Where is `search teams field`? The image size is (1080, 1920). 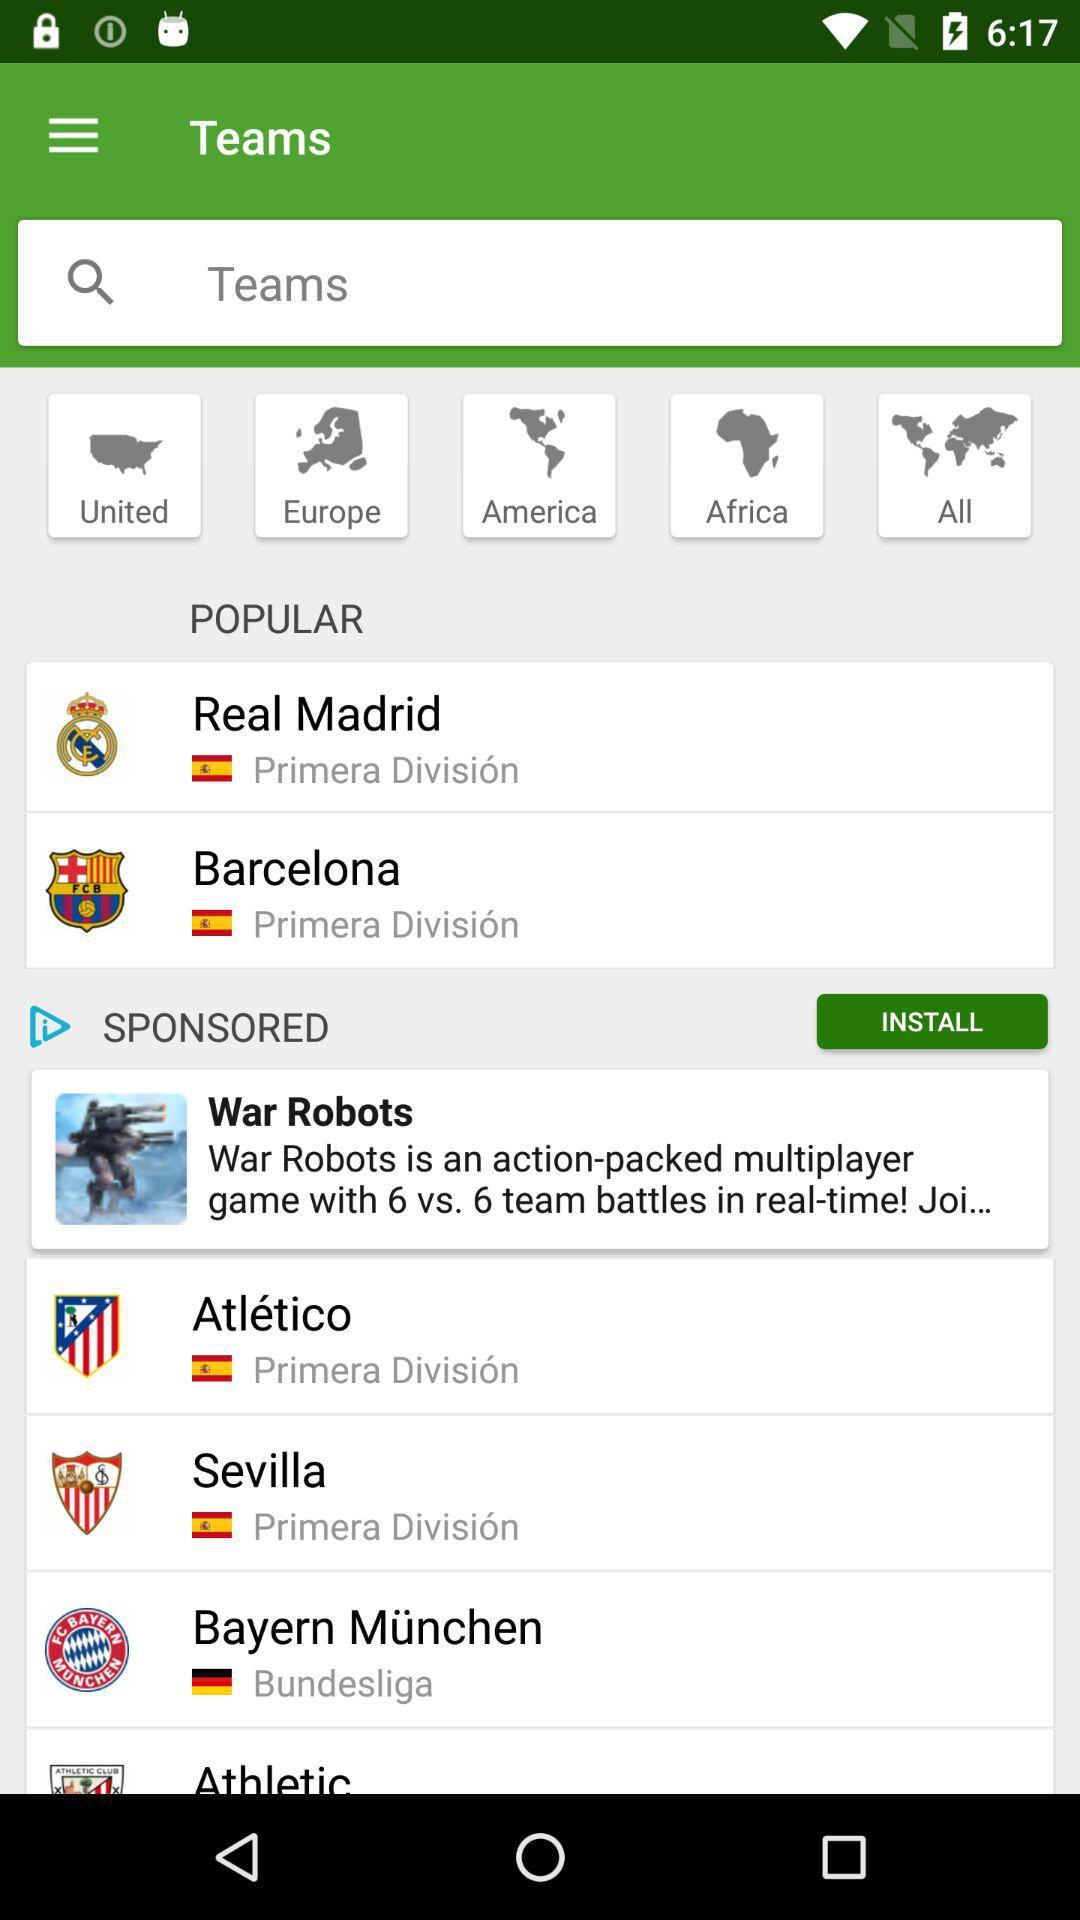 search teams field is located at coordinates (634, 281).